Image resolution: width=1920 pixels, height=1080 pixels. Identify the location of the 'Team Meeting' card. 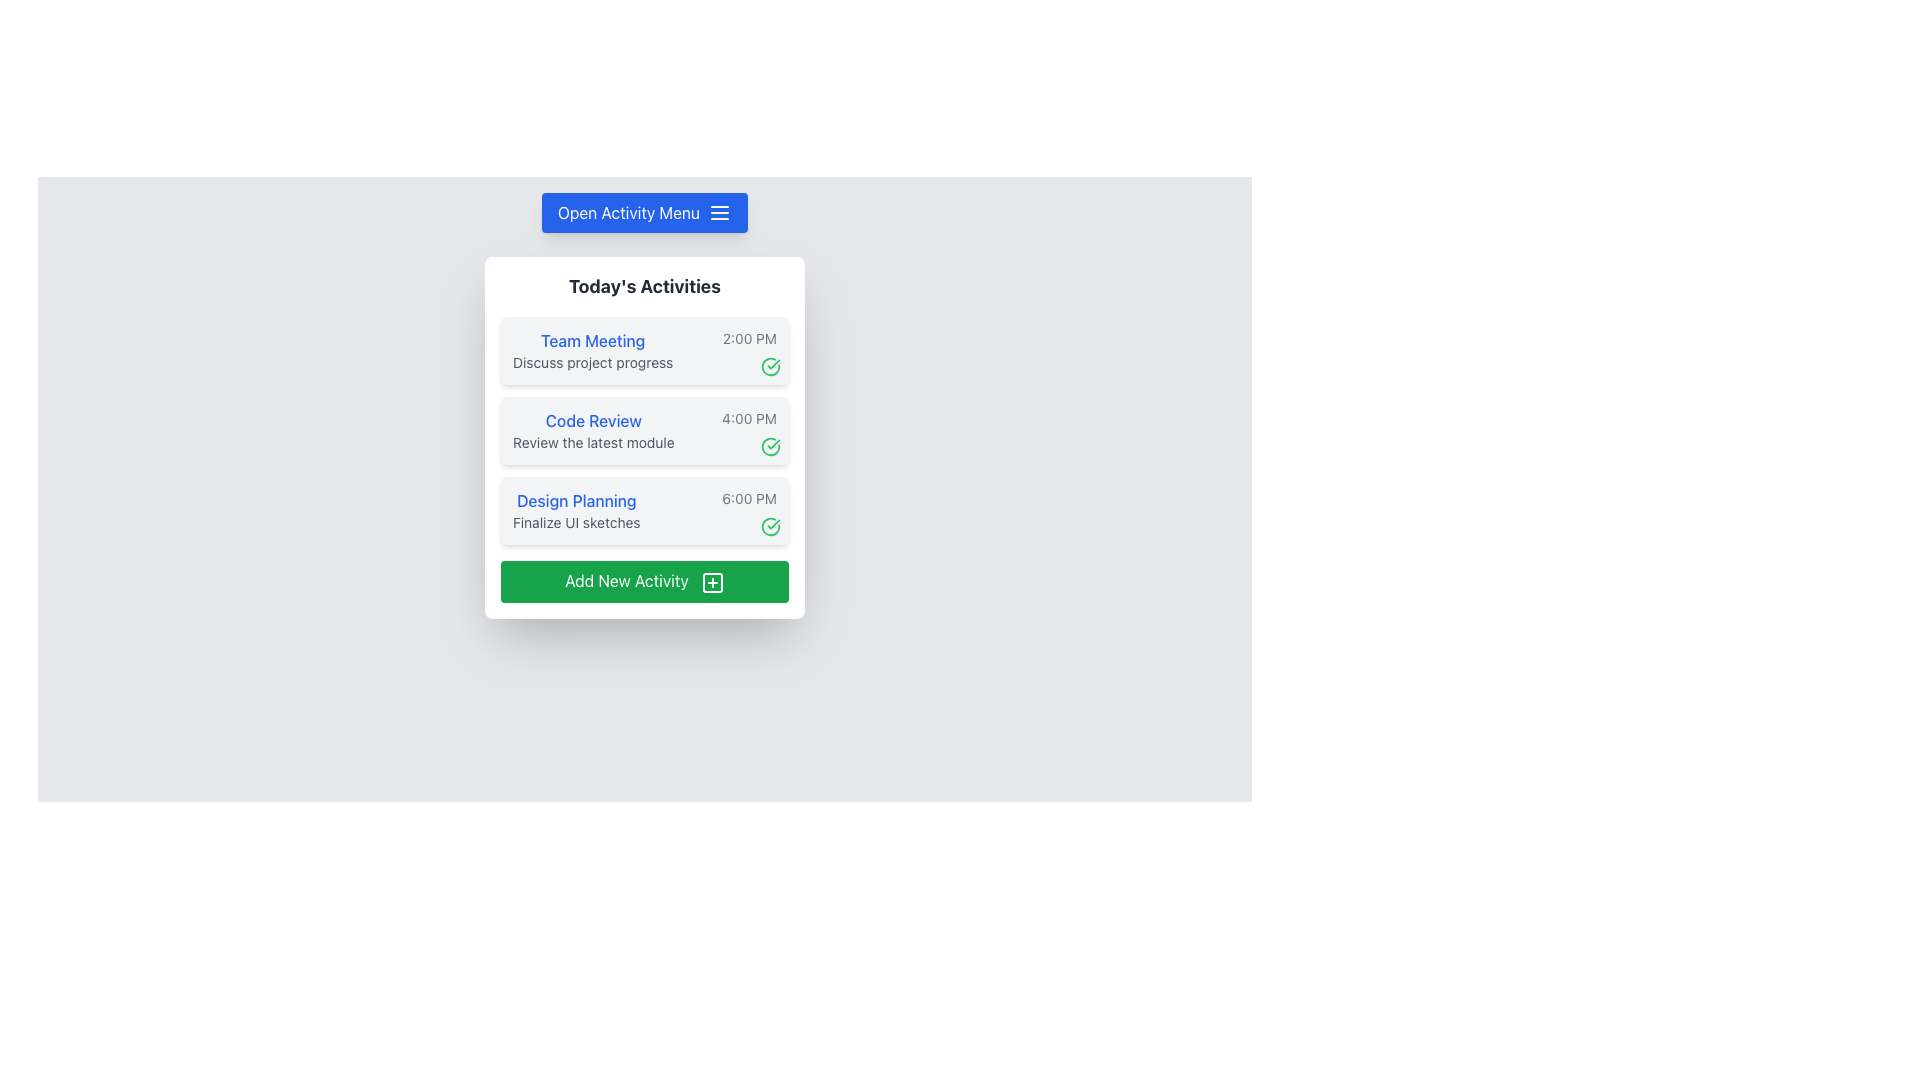
(644, 350).